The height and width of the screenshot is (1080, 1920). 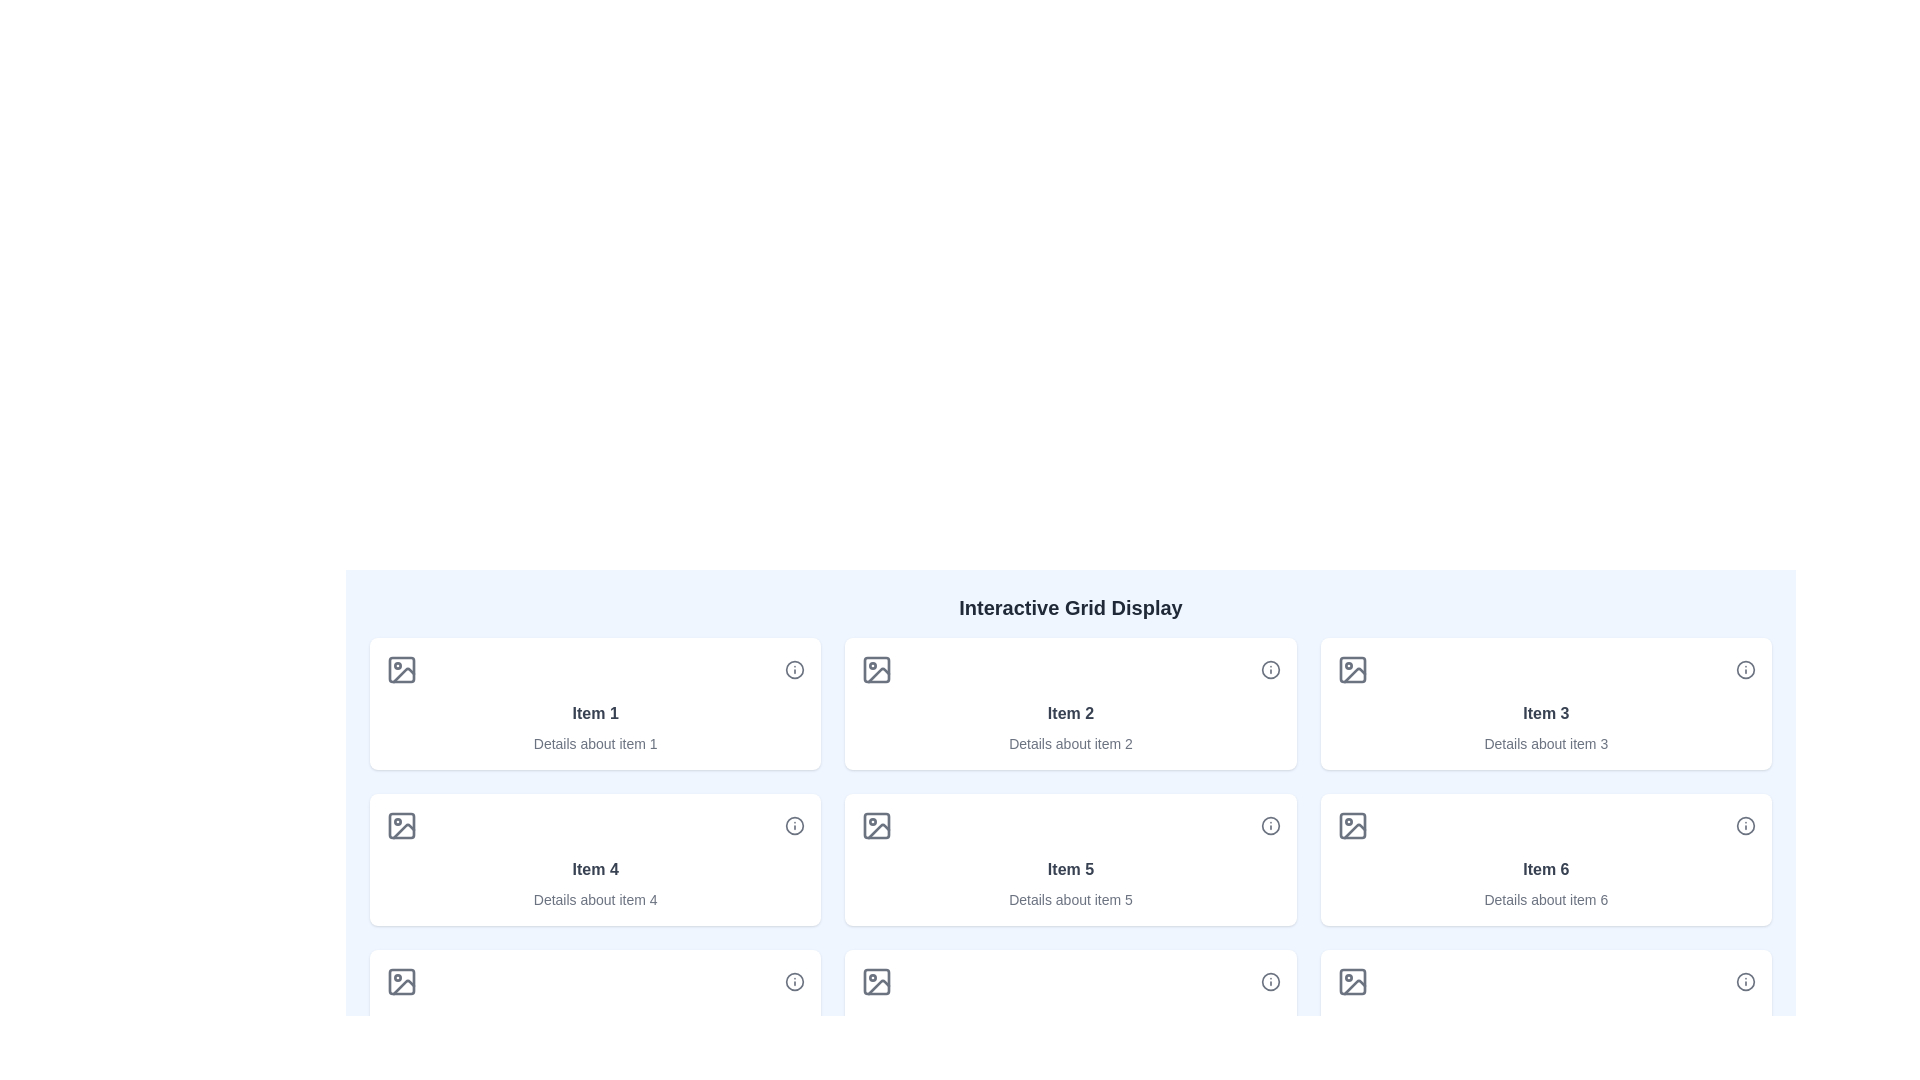 I want to click on the Button or Icon Button located at the top-right corner of the 'Item 5' card, so click(x=1269, y=825).